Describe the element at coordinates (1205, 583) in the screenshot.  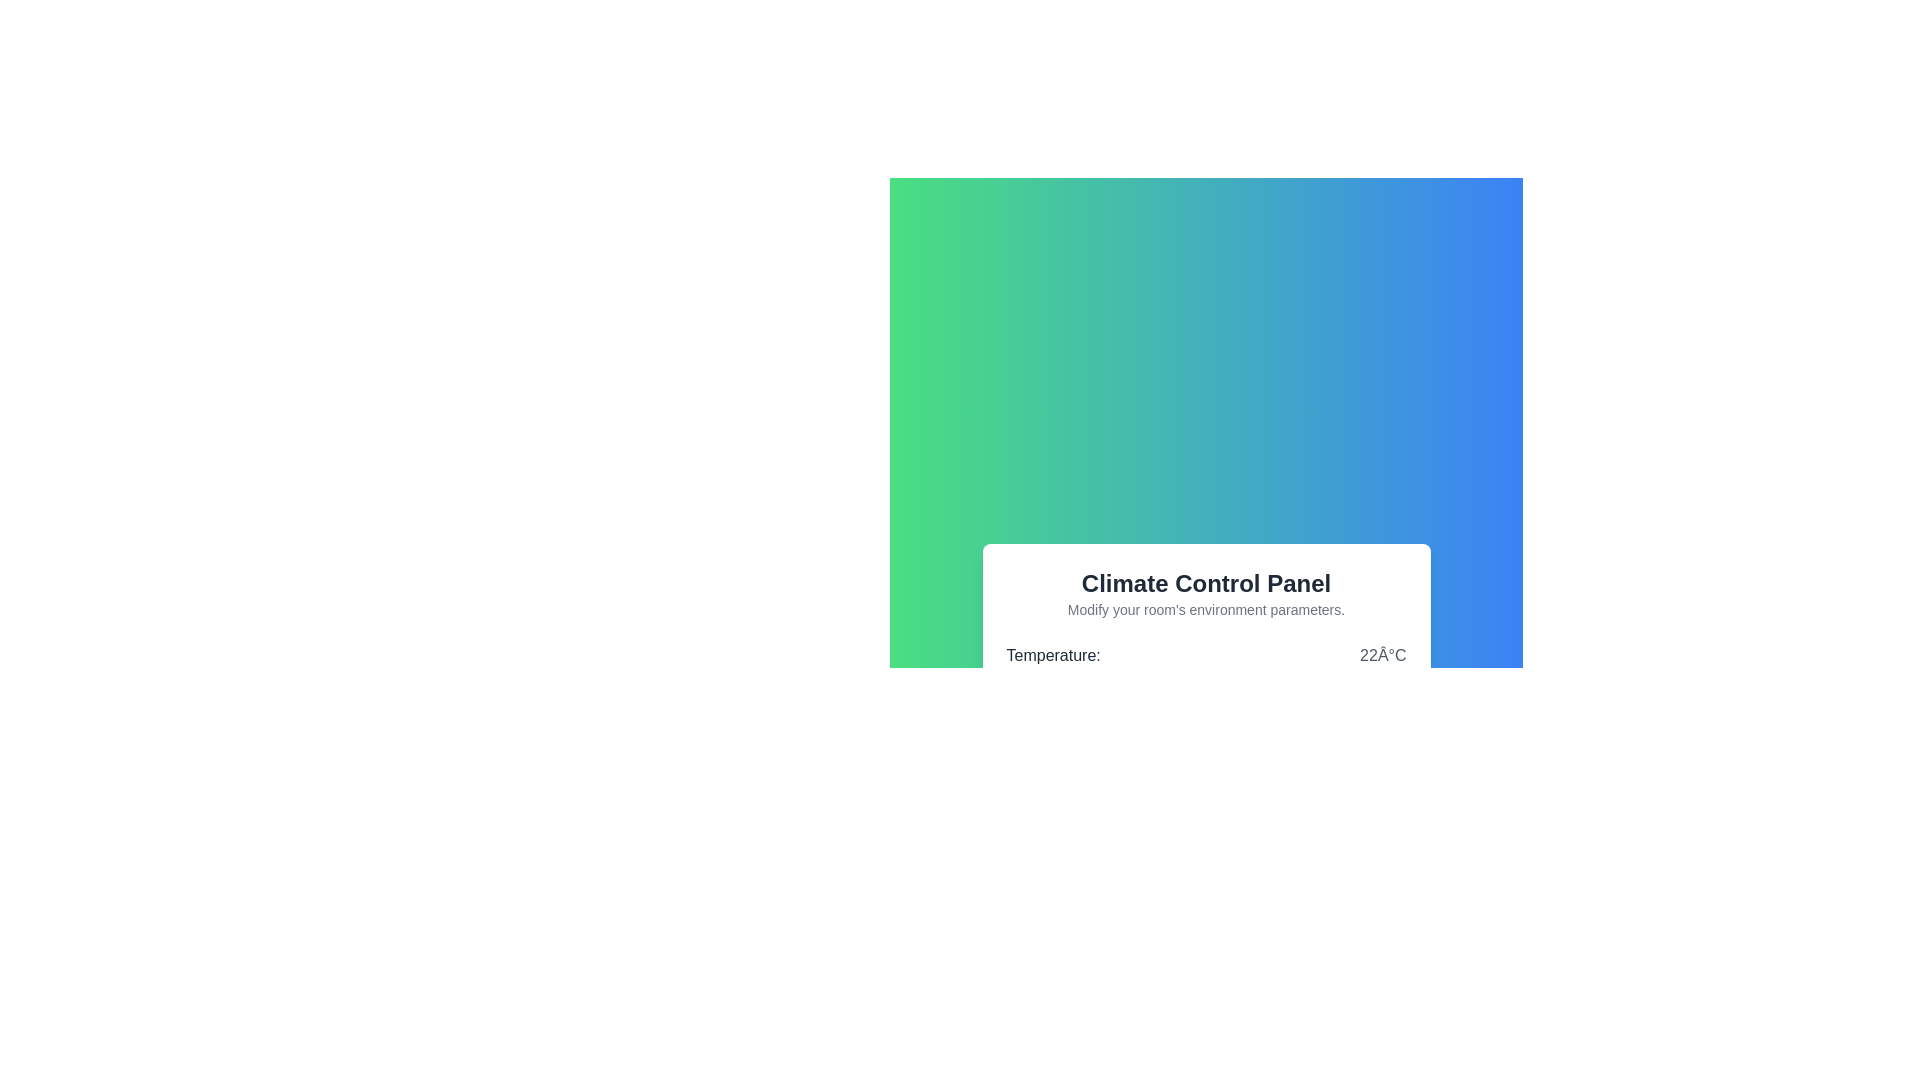
I see `the heading labeled 'Climate Control Panel', which is prominently displayed in bold black font, located above the text 'Modify your room's environment parameters'` at that location.